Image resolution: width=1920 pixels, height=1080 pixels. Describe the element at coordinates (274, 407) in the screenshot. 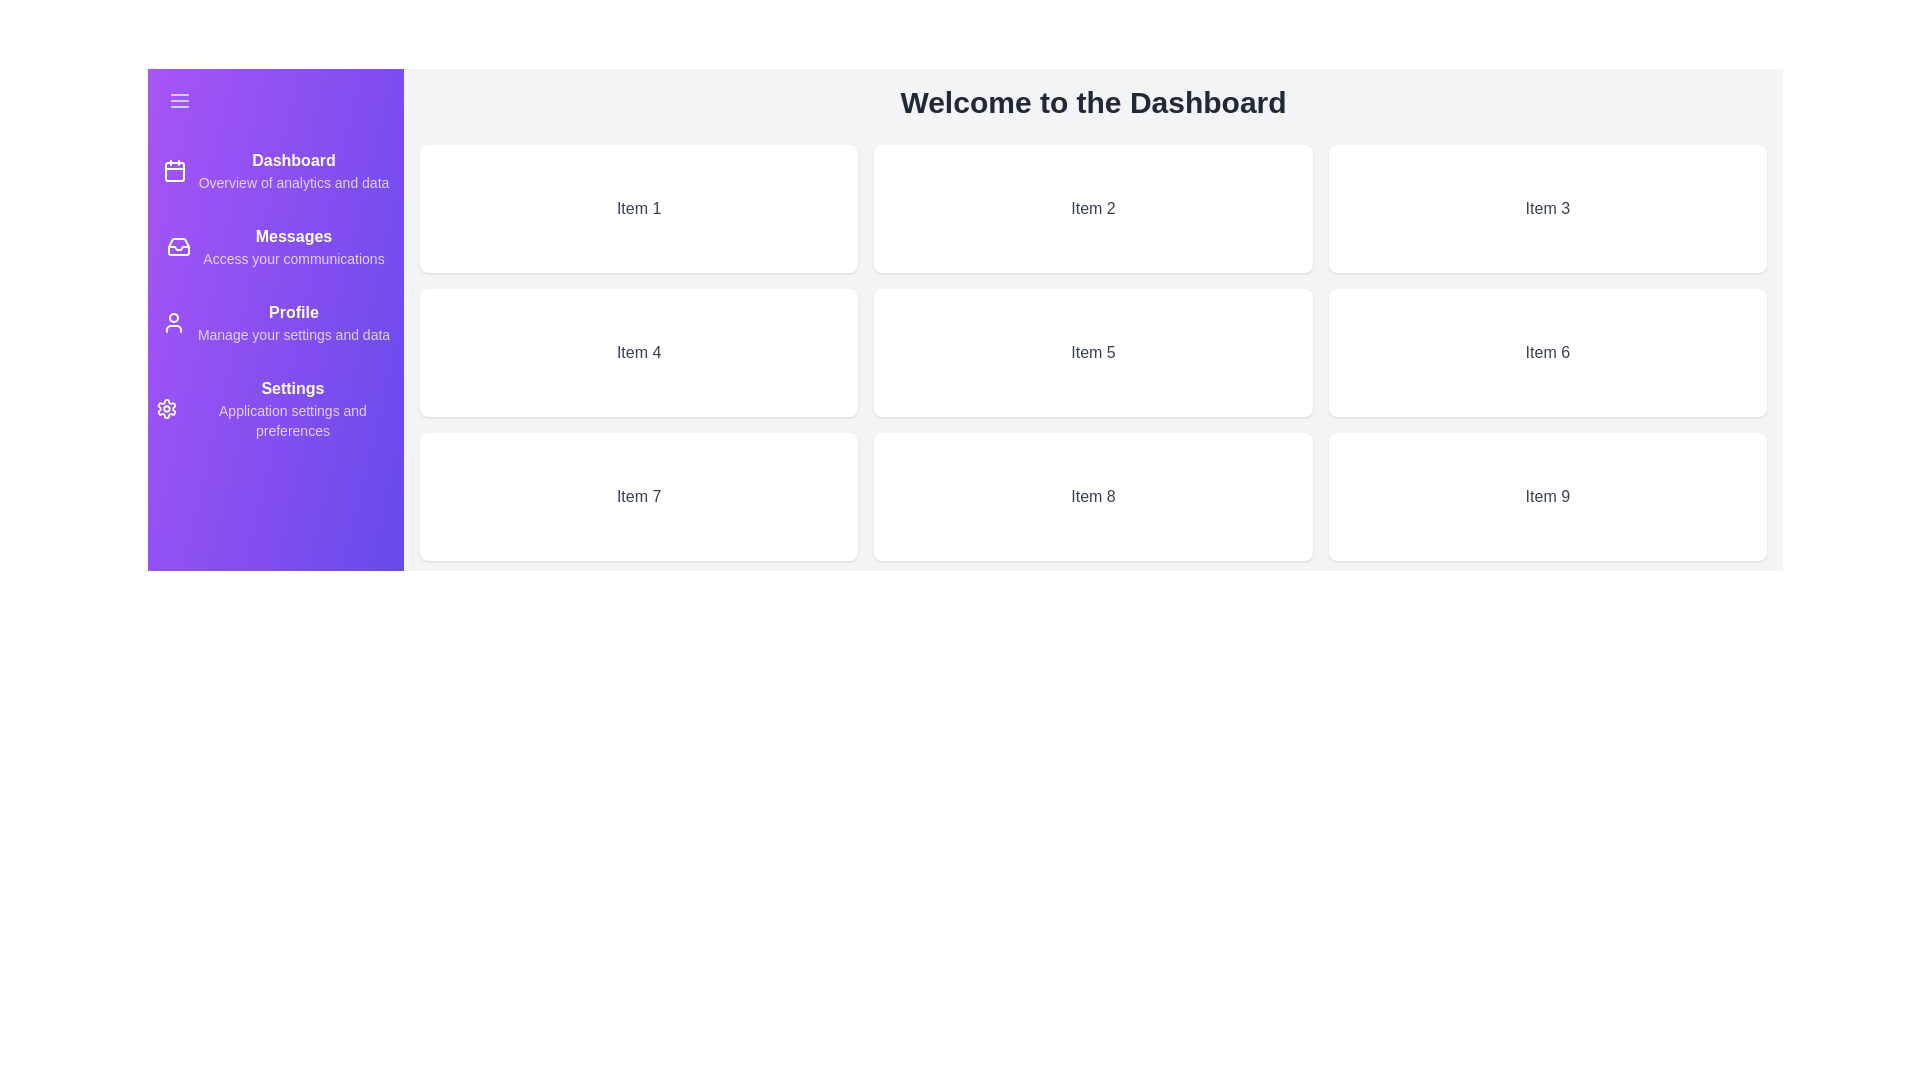

I see `the 'Settings' navigation item in the drawer` at that location.